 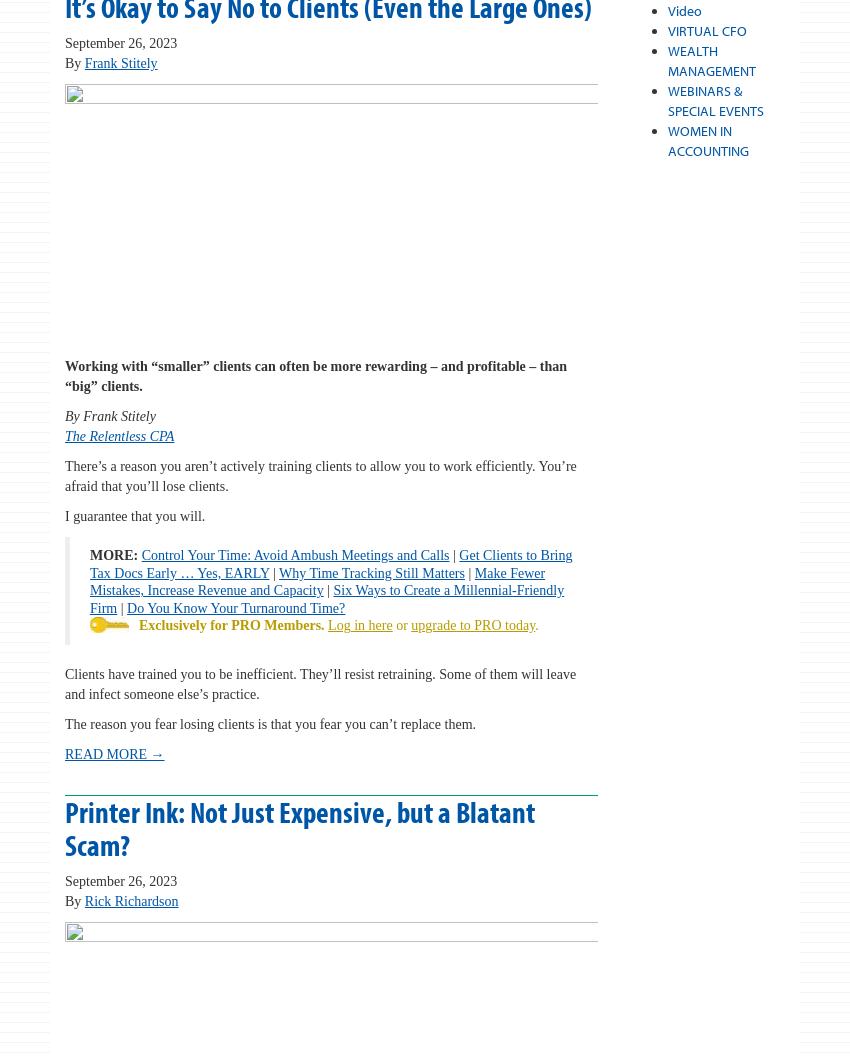 I want to click on 'Six Ways to Create a Millennial-Friendly Firm', so click(x=326, y=597).